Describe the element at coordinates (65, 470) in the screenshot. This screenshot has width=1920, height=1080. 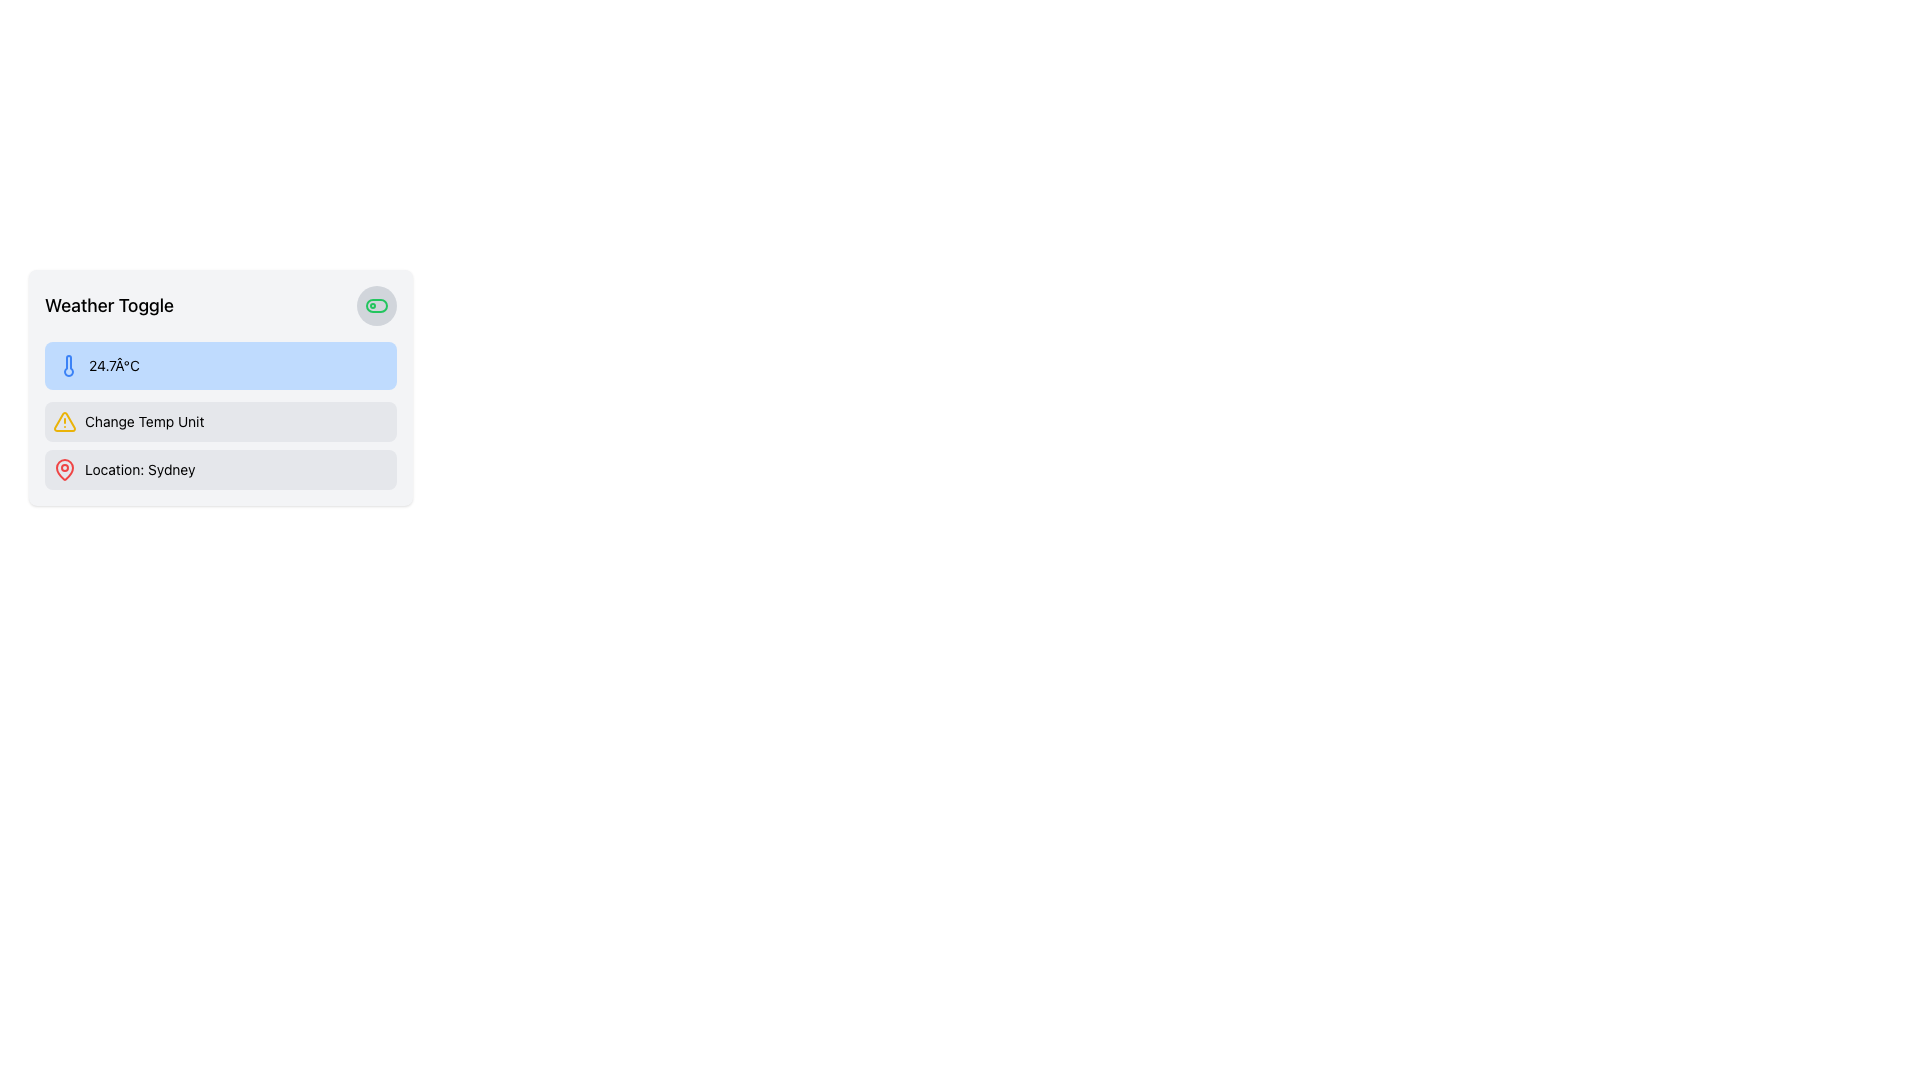
I see `the red map pin icon located beside the text 'Location: Sydney' in a light gray background area` at that location.